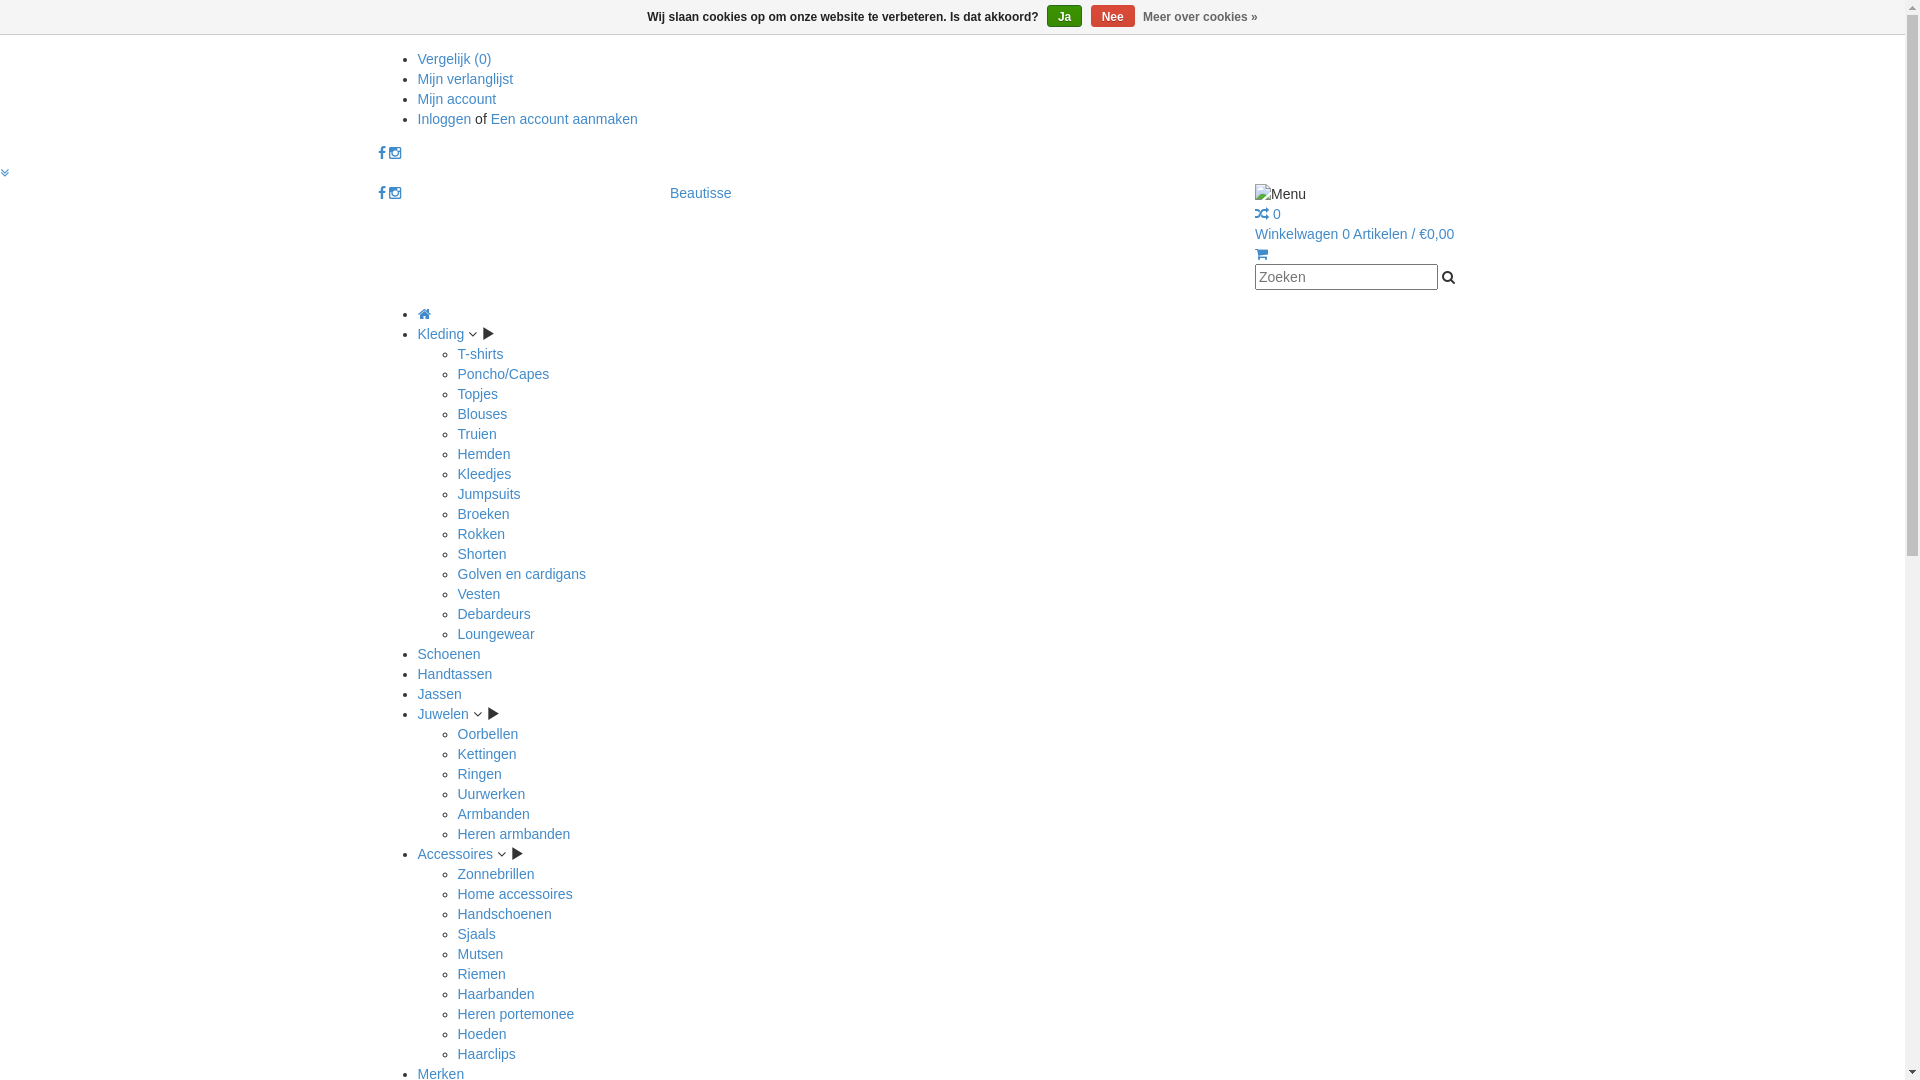 The image size is (1920, 1080). I want to click on 'Riemen', so click(481, 973).